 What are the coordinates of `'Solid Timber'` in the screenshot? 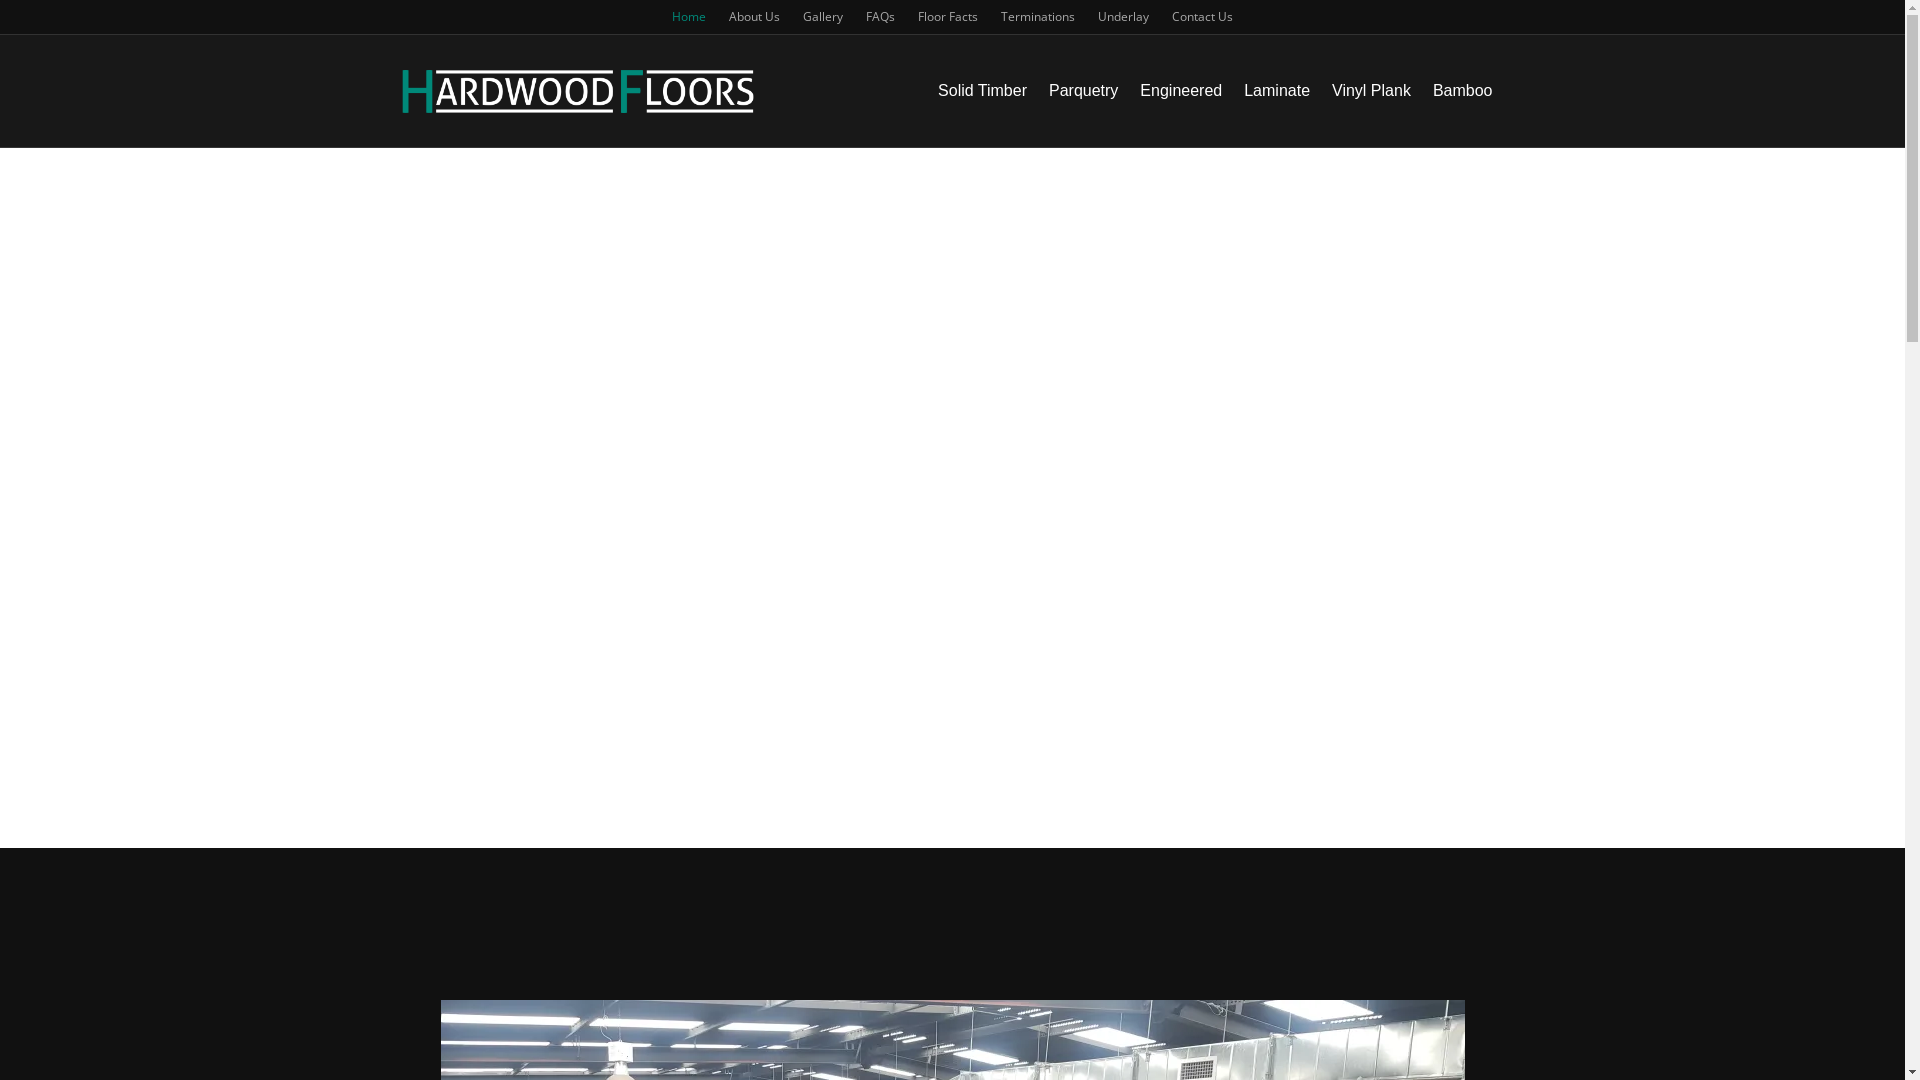 It's located at (982, 91).